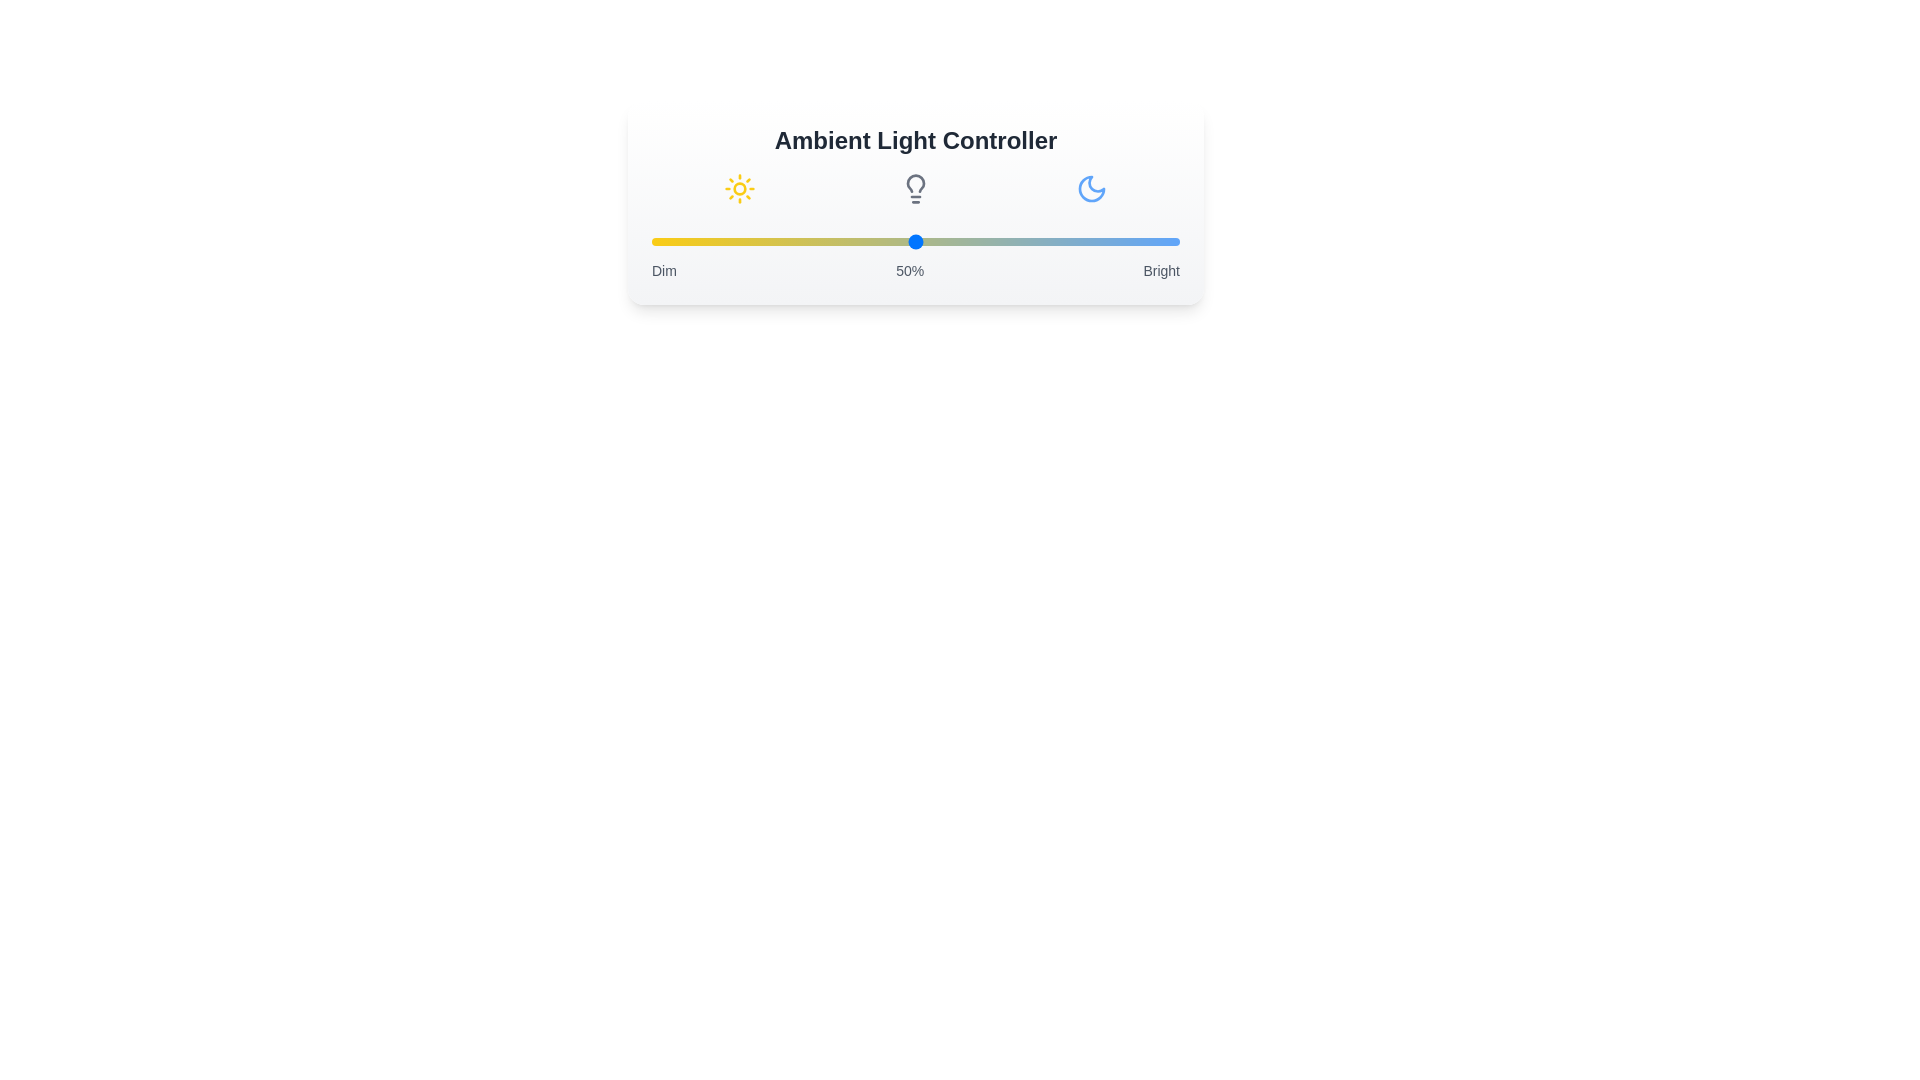 This screenshot has height=1080, width=1920. Describe the element at coordinates (915, 189) in the screenshot. I see `the Lightbulb icon to interact with it` at that location.